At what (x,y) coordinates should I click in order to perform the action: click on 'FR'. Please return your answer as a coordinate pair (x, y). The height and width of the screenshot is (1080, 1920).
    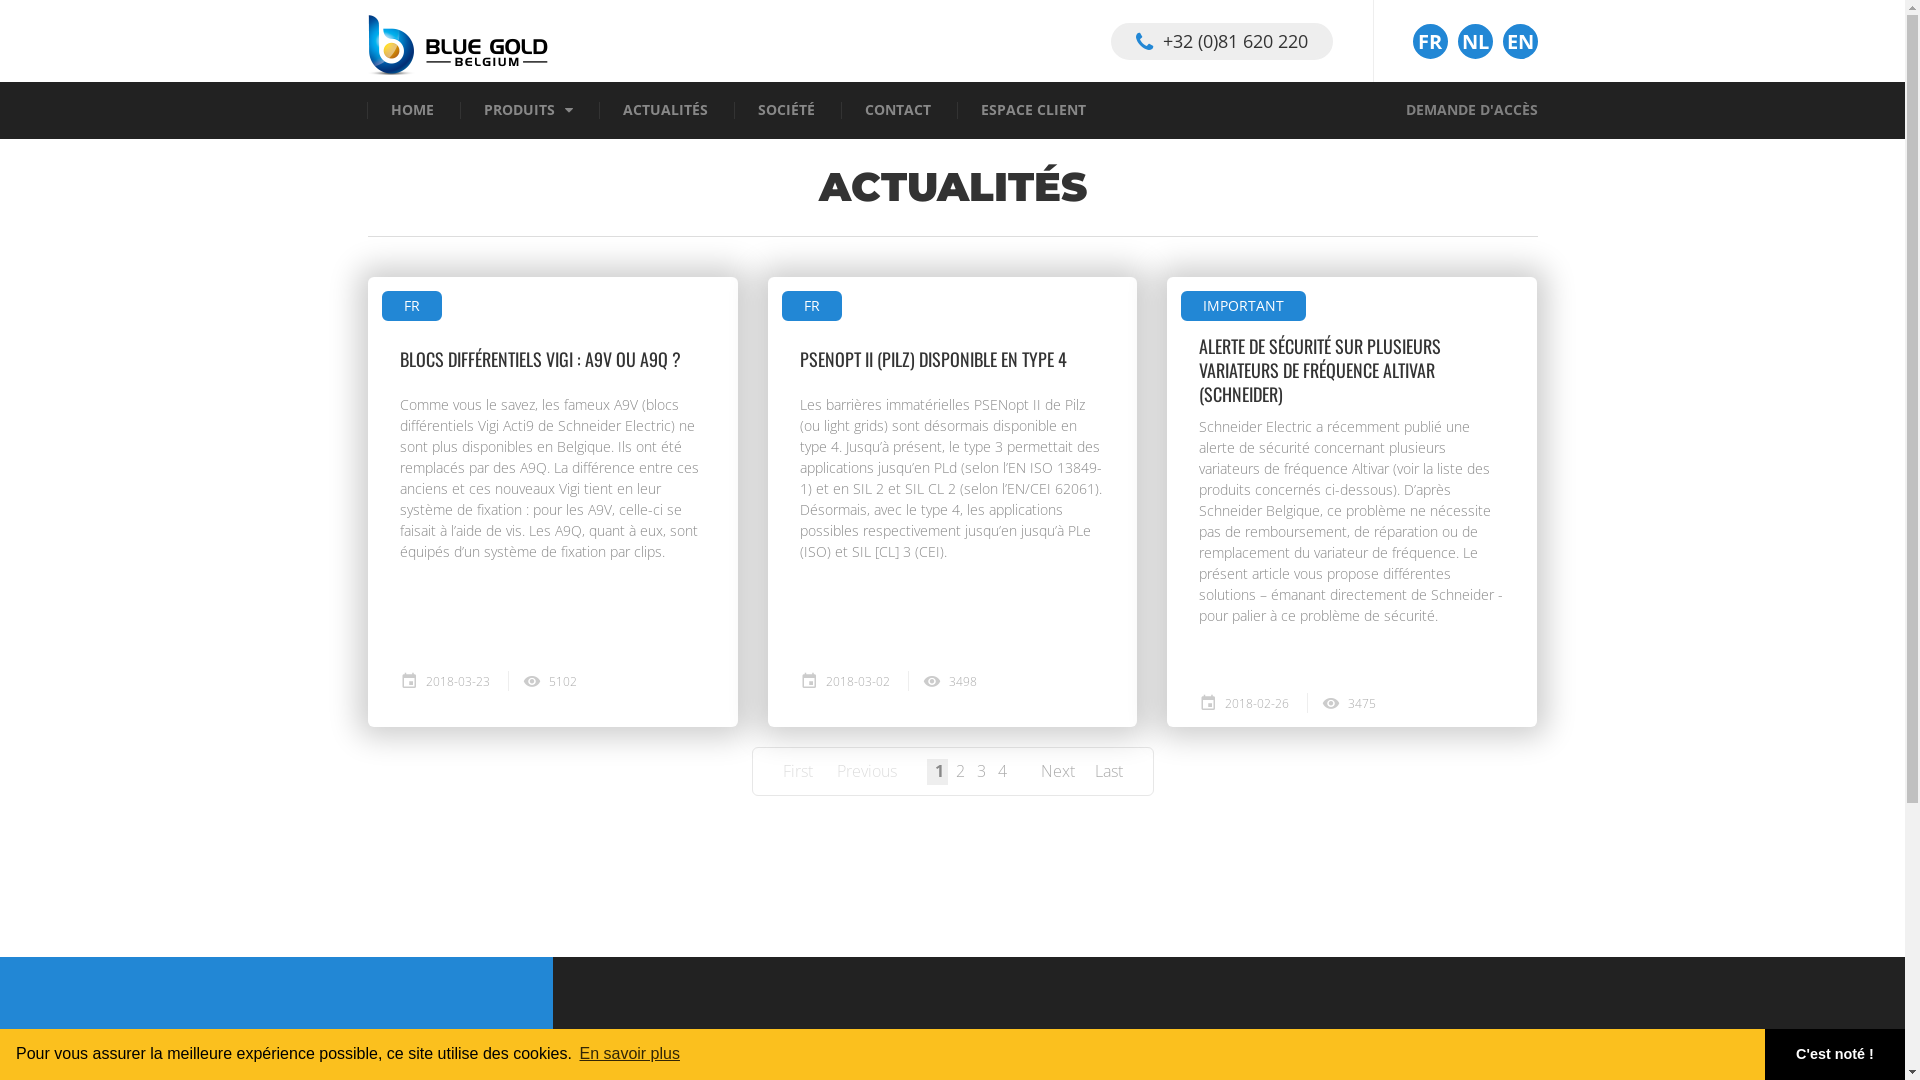
    Looking at the image, I should click on (781, 305).